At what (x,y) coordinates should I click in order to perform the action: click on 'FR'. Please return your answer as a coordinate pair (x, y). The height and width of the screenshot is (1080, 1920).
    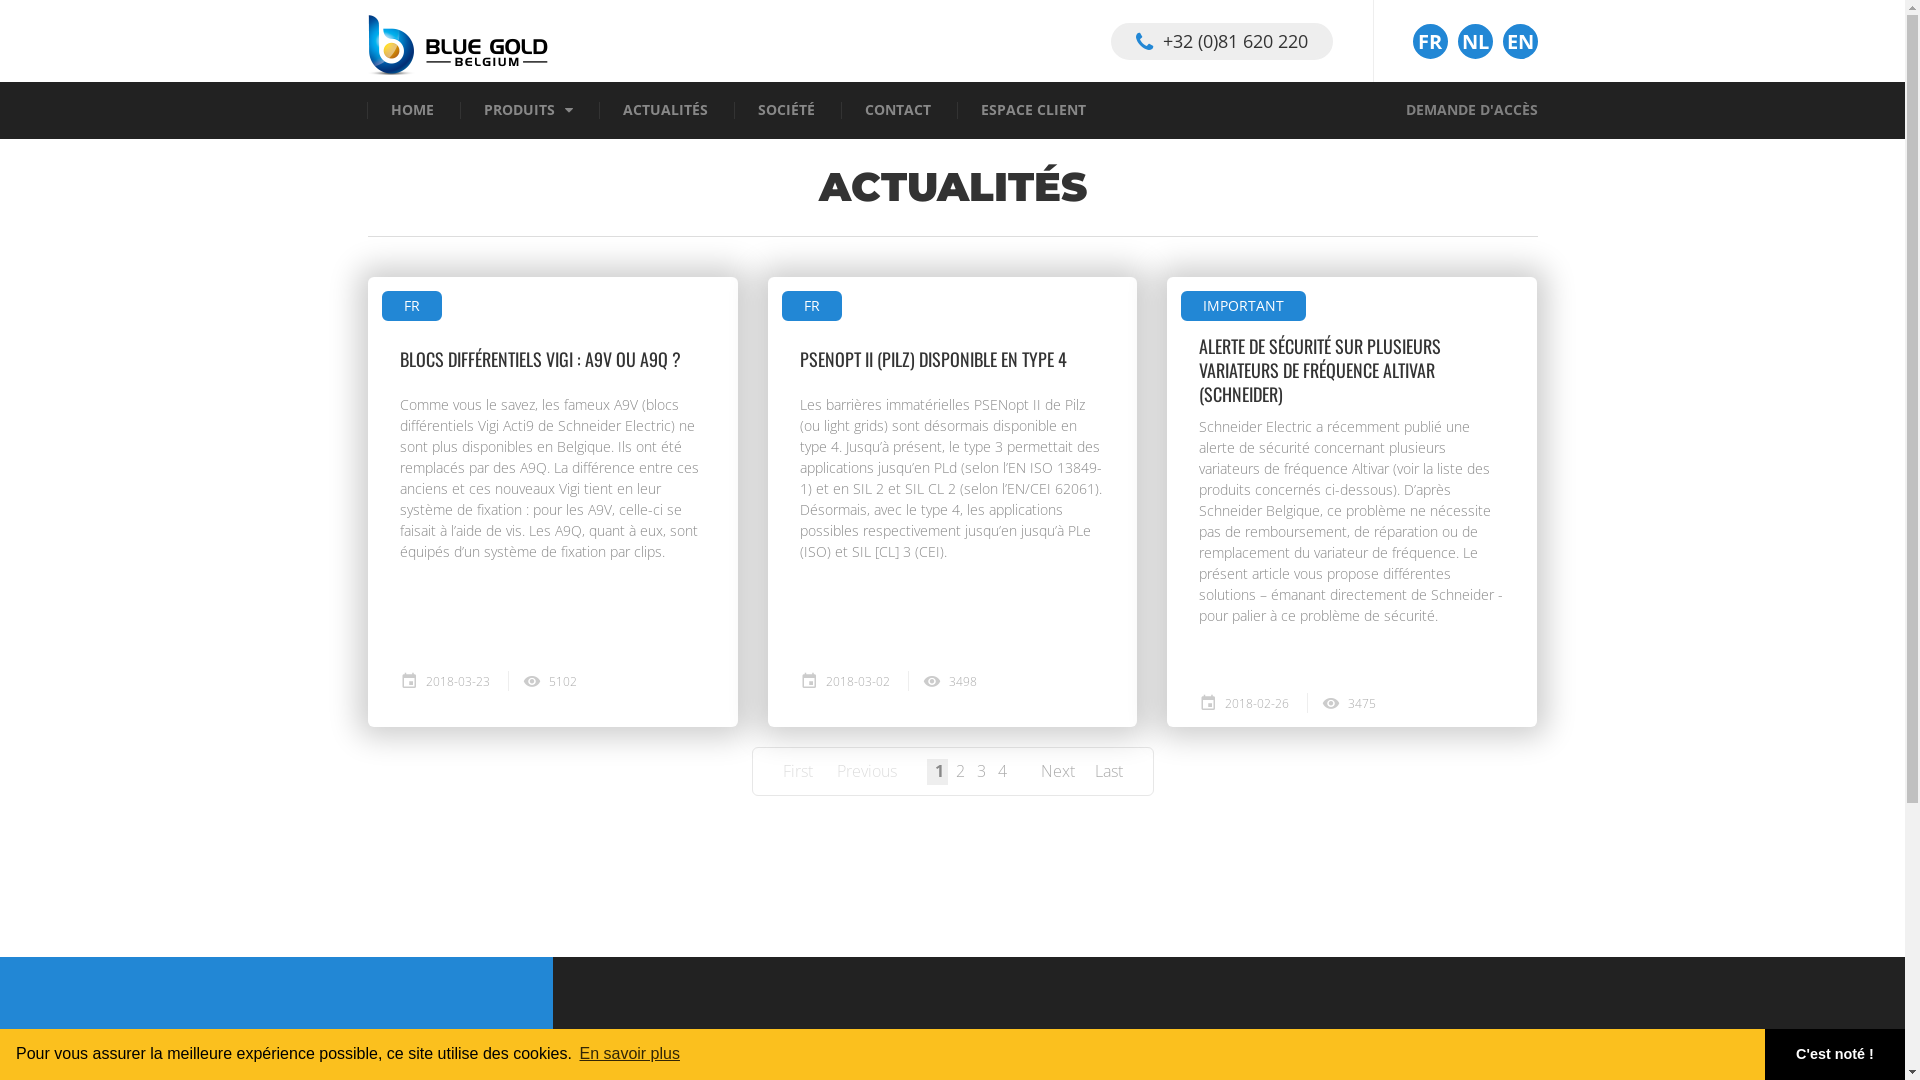
    Looking at the image, I should click on (781, 305).